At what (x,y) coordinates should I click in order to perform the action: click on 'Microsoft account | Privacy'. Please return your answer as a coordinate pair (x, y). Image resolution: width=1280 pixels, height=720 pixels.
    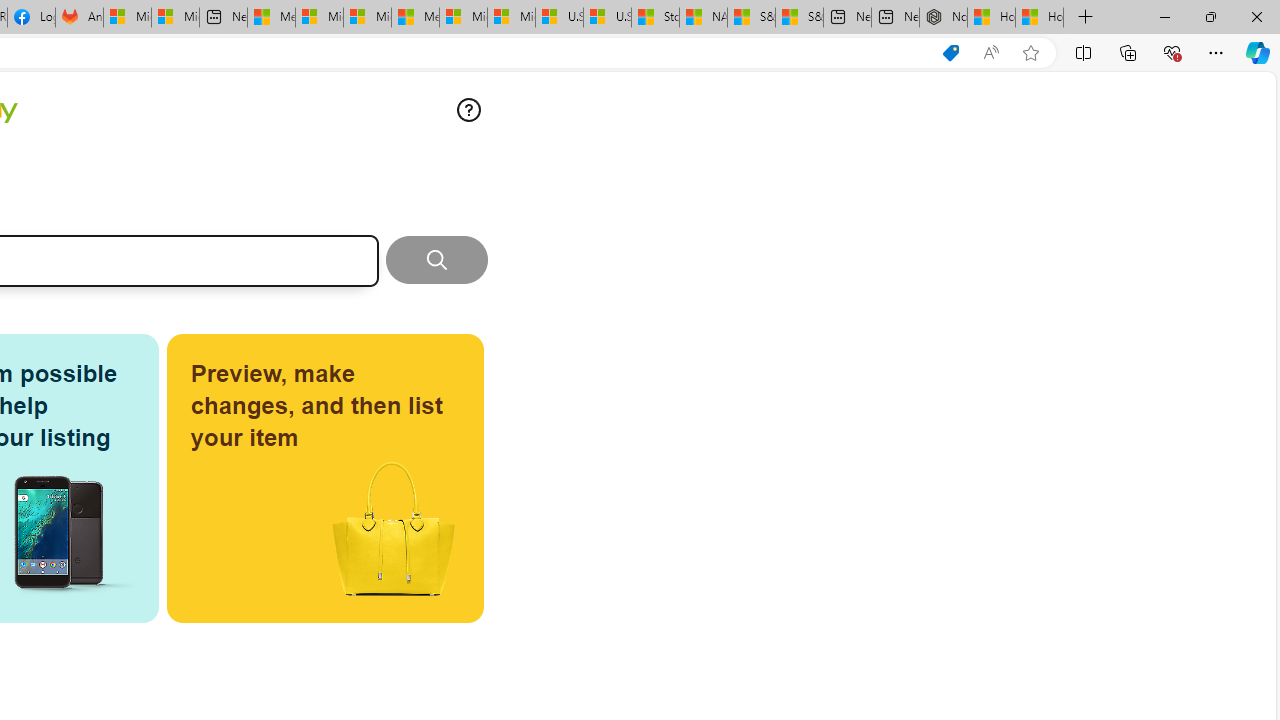
    Looking at the image, I should click on (318, 17).